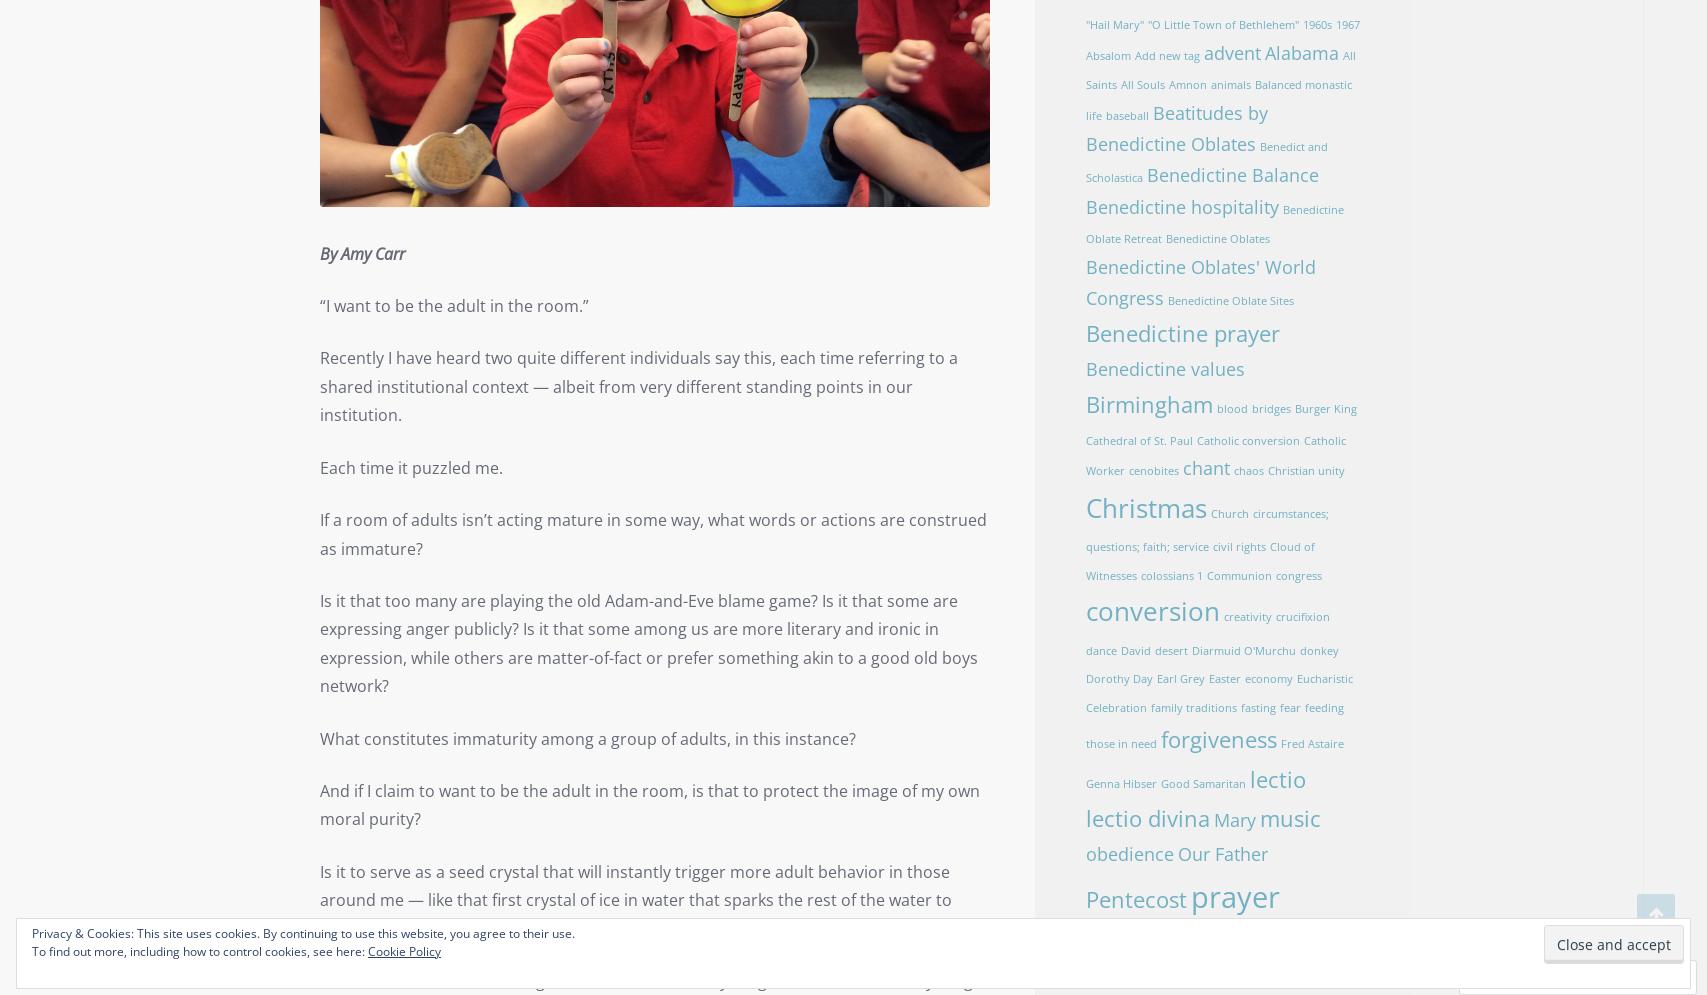  Describe the element at coordinates (1199, 280) in the screenshot. I see `'Benedictine Oblates' World Congress'` at that location.